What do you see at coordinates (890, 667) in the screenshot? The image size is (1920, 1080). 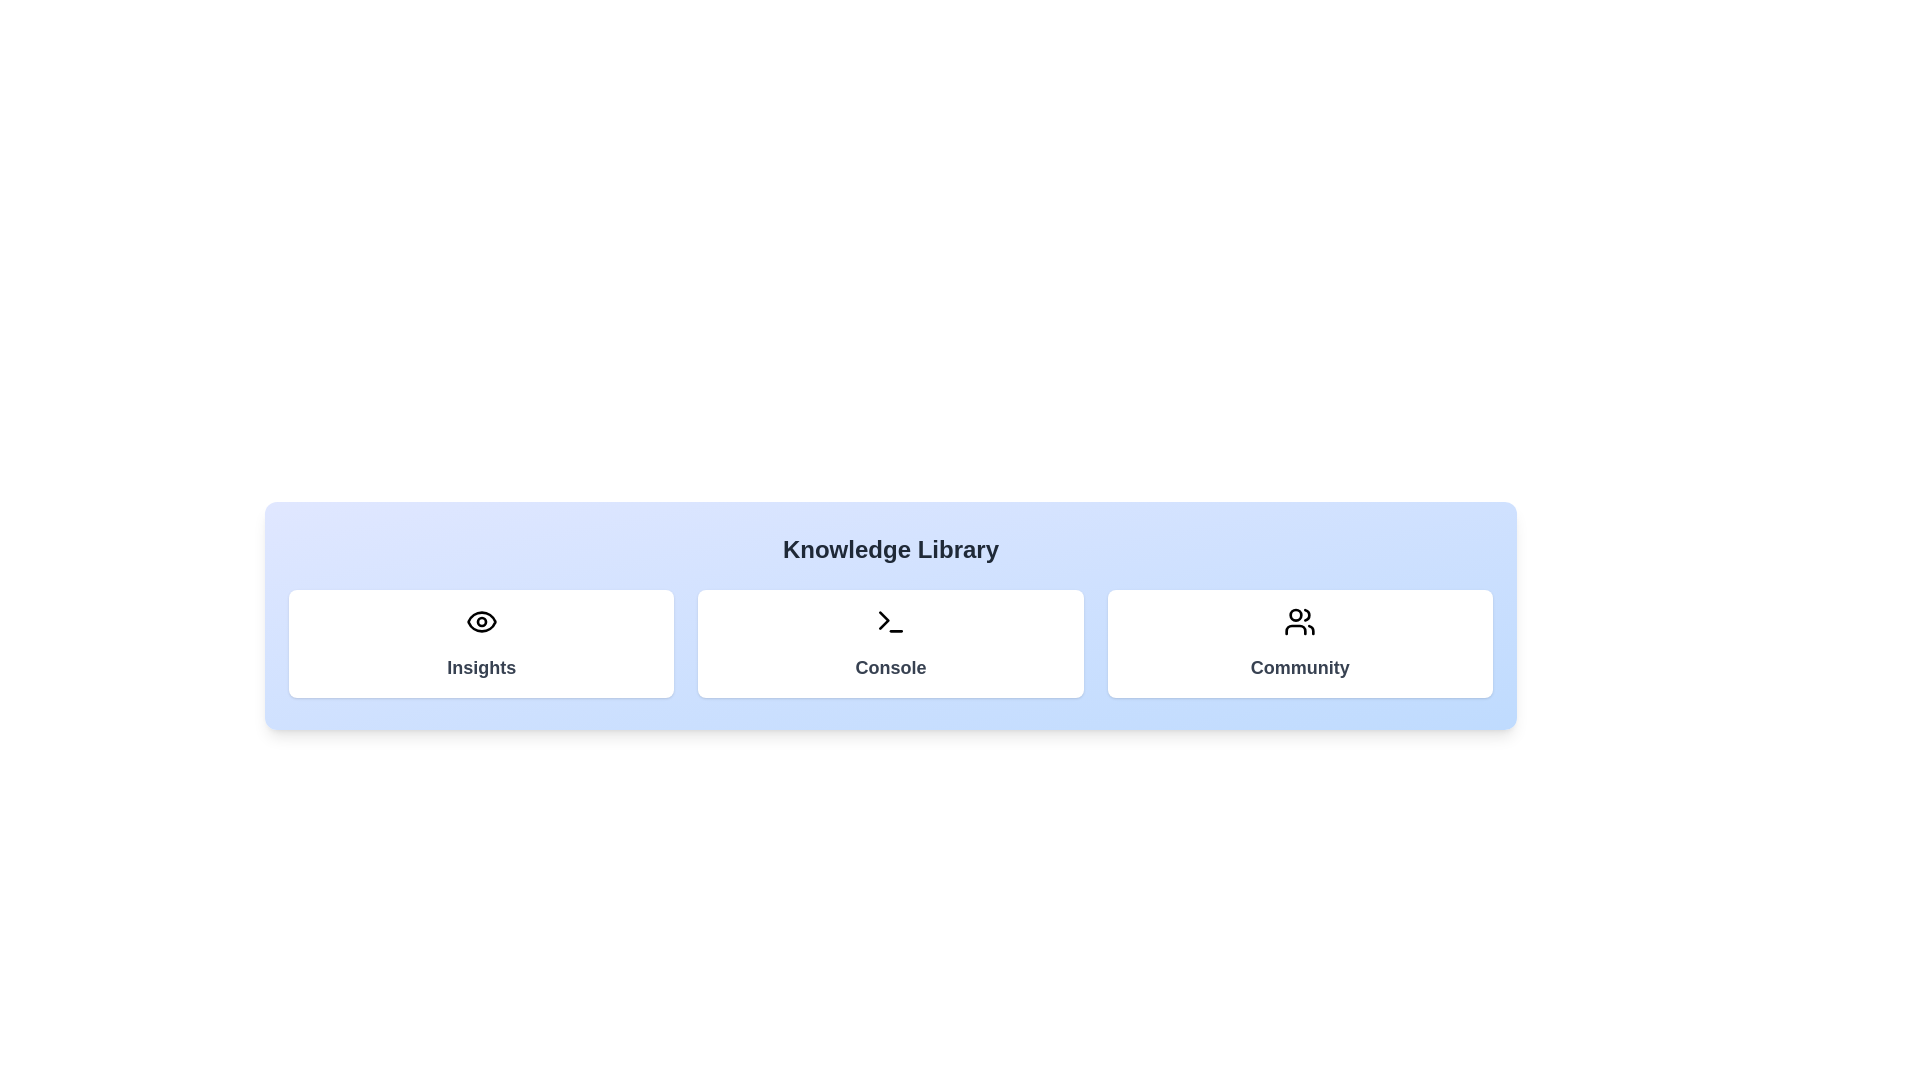 I see `the text label at the bottom of the card, which serves to indicate the function or content type of the card` at bounding box center [890, 667].